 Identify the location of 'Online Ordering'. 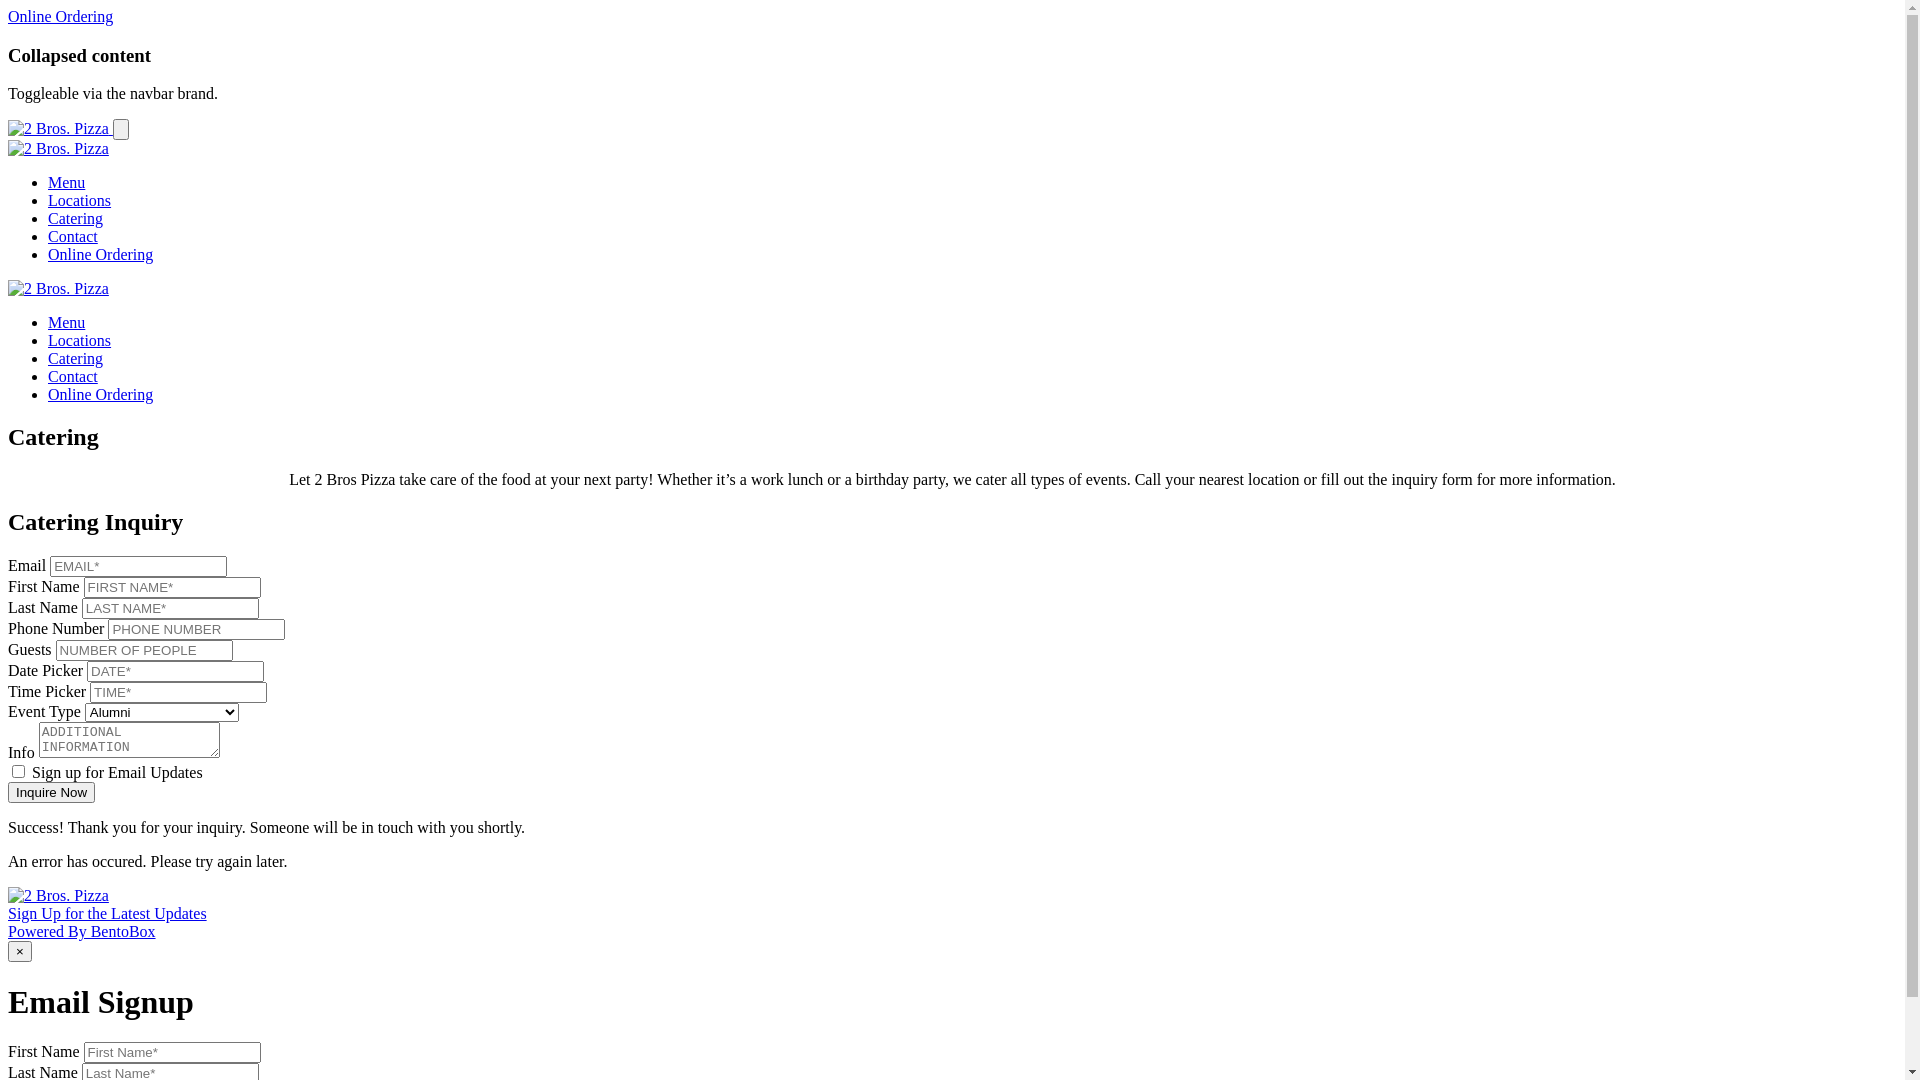
(8, 16).